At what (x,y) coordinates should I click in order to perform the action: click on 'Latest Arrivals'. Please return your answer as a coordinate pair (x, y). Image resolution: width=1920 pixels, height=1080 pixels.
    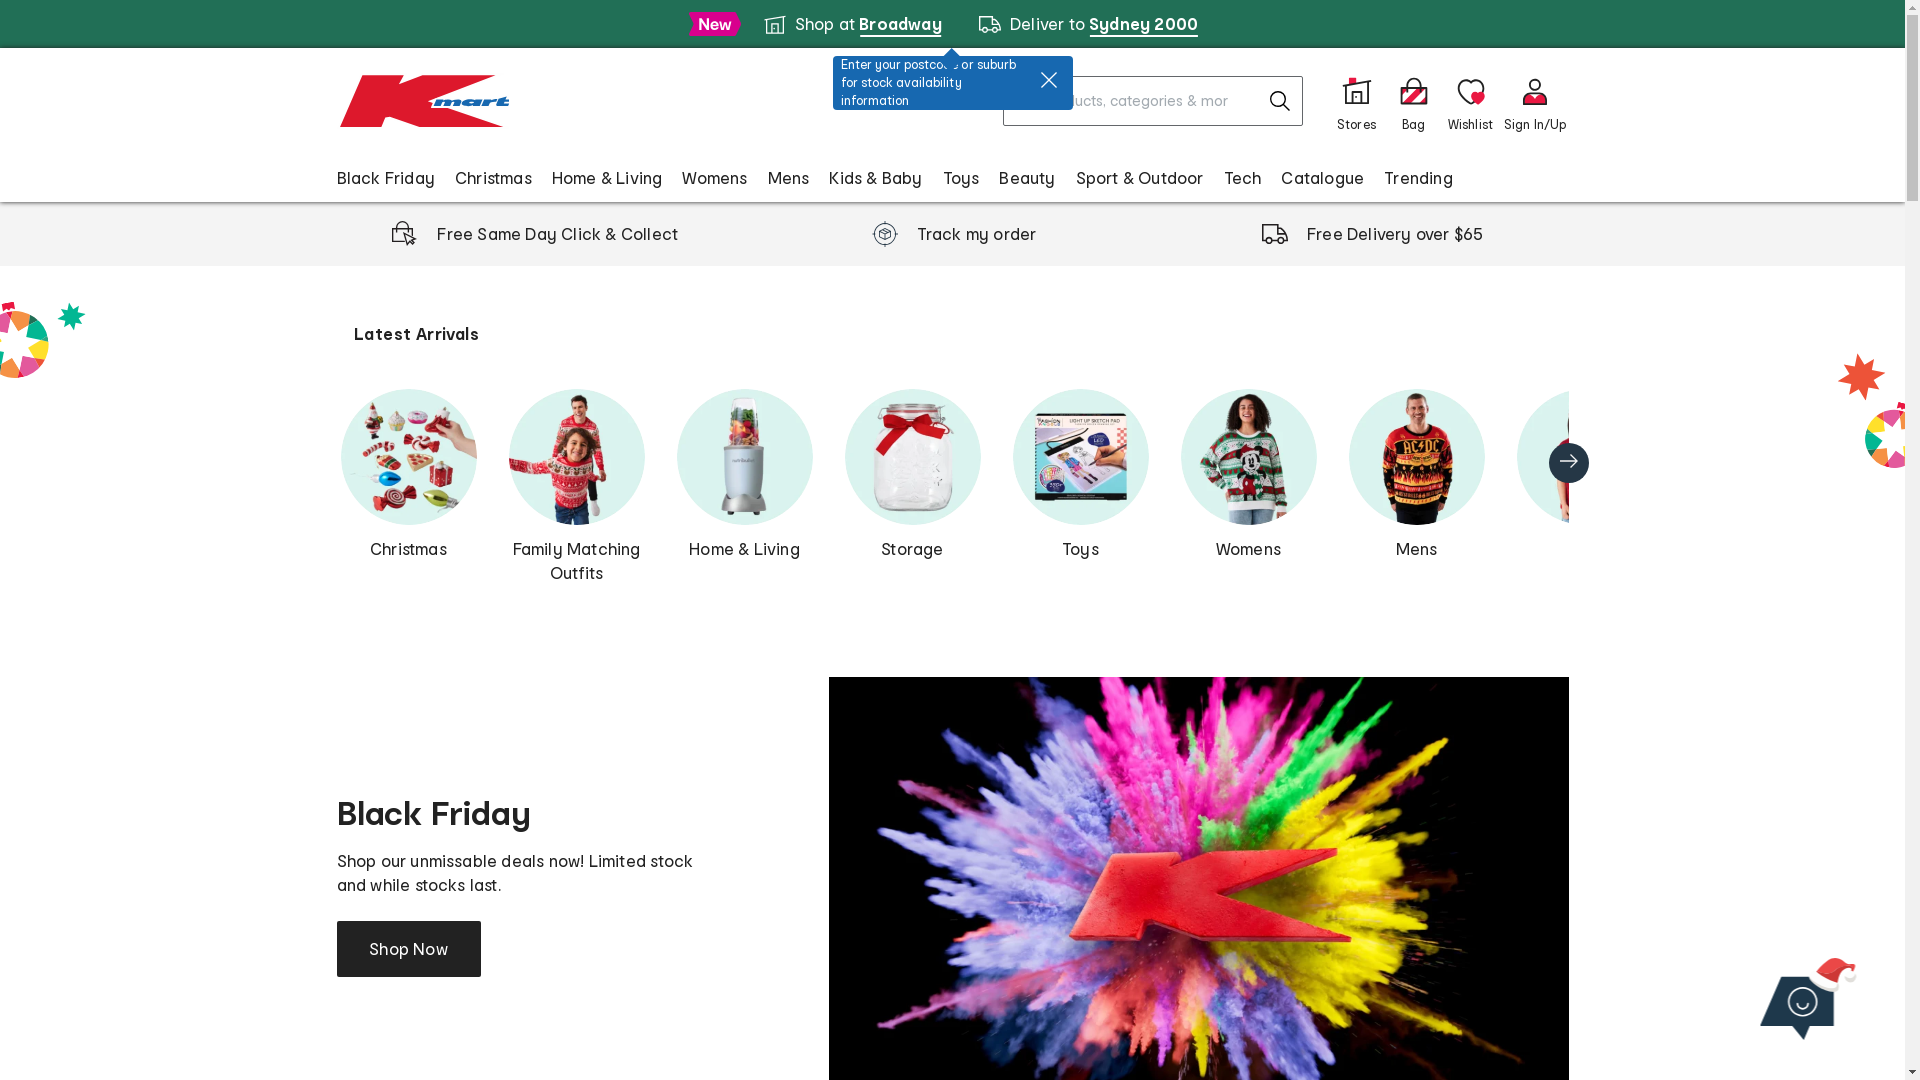
    Looking at the image, I should click on (336, 333).